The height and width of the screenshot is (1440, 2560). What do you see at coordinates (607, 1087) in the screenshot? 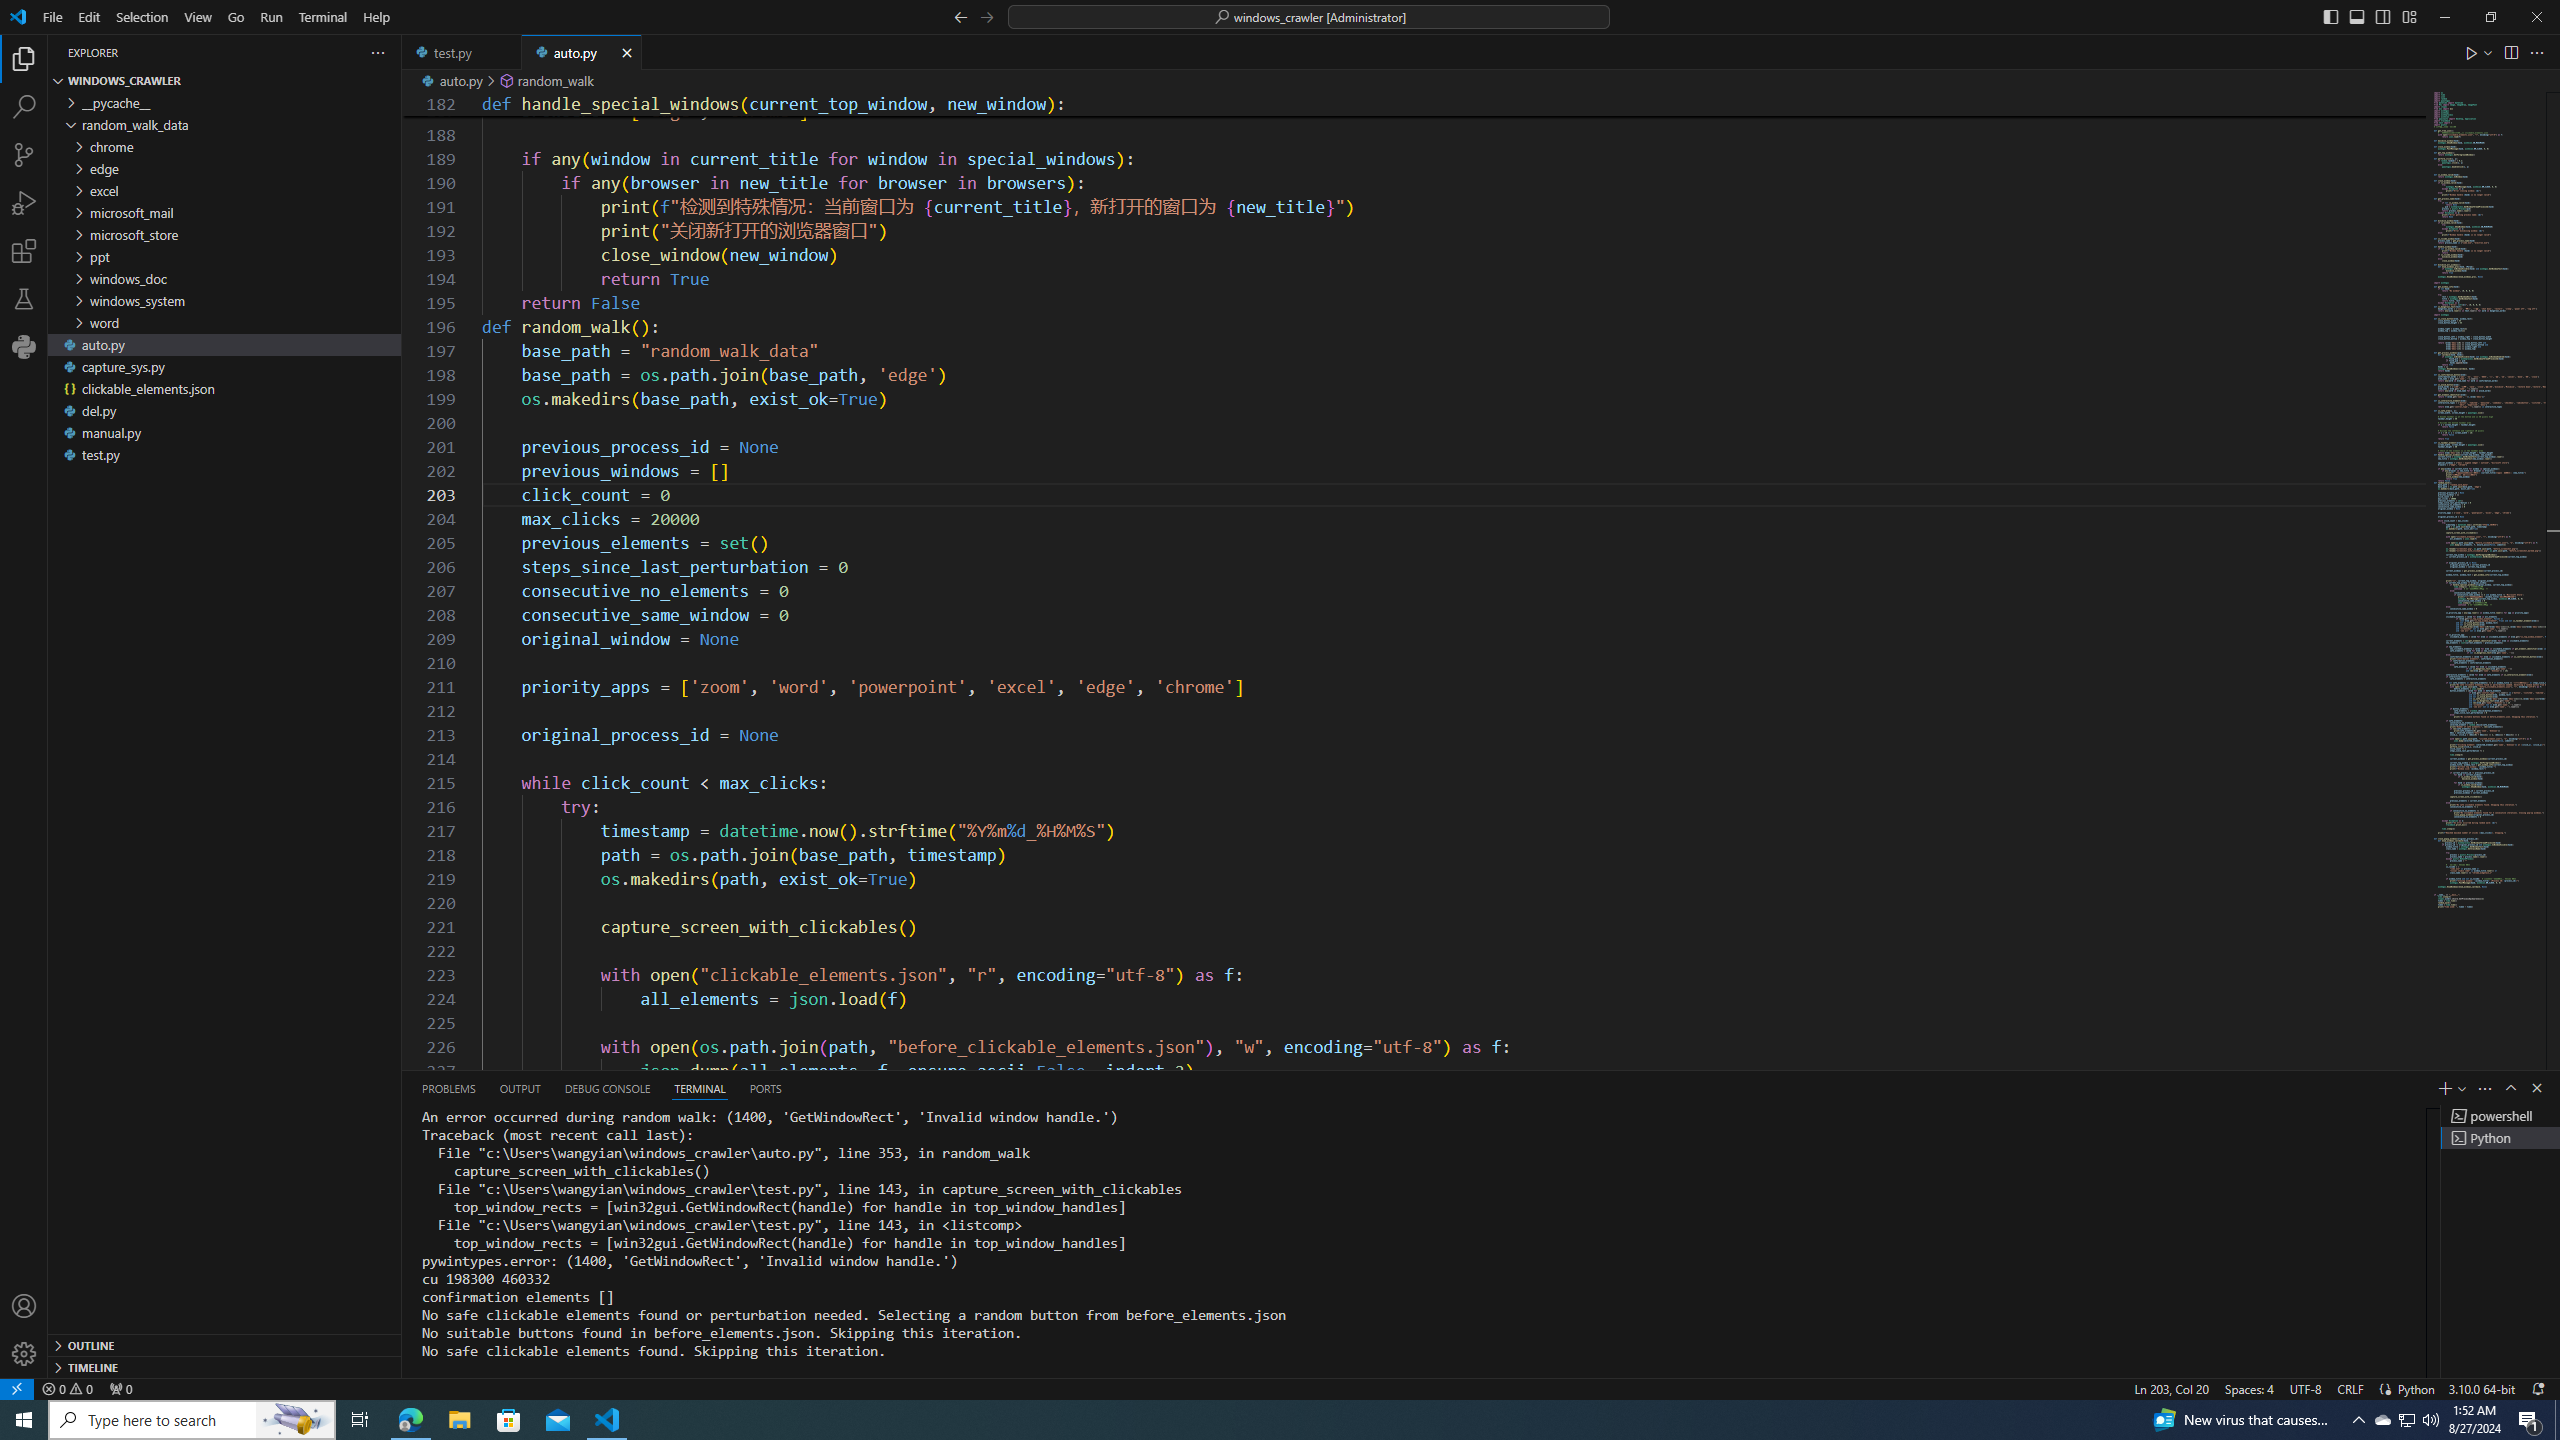
I see `'Debug Console (Ctrl+Shift+Y)'` at bounding box center [607, 1087].